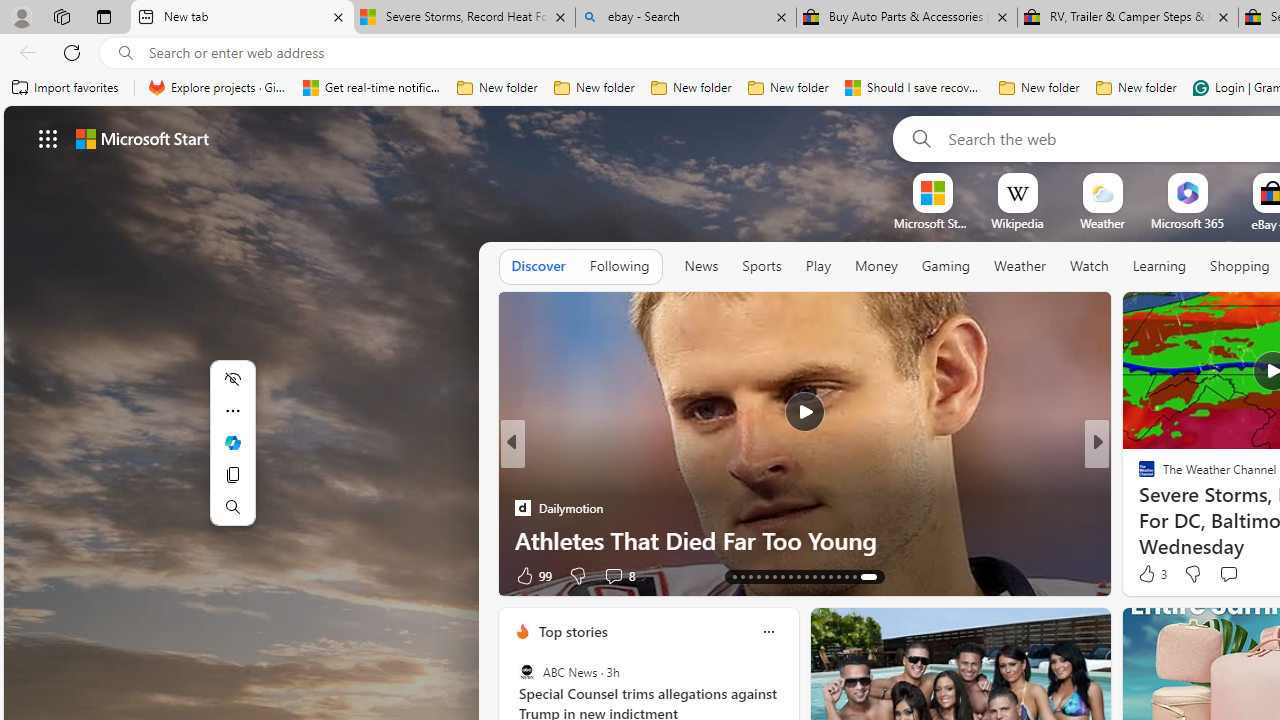 This screenshot has height=720, width=1280. Describe the element at coordinates (912, 87) in the screenshot. I see `'Should I save recovered Word documents? - Microsoft Support'` at that location.